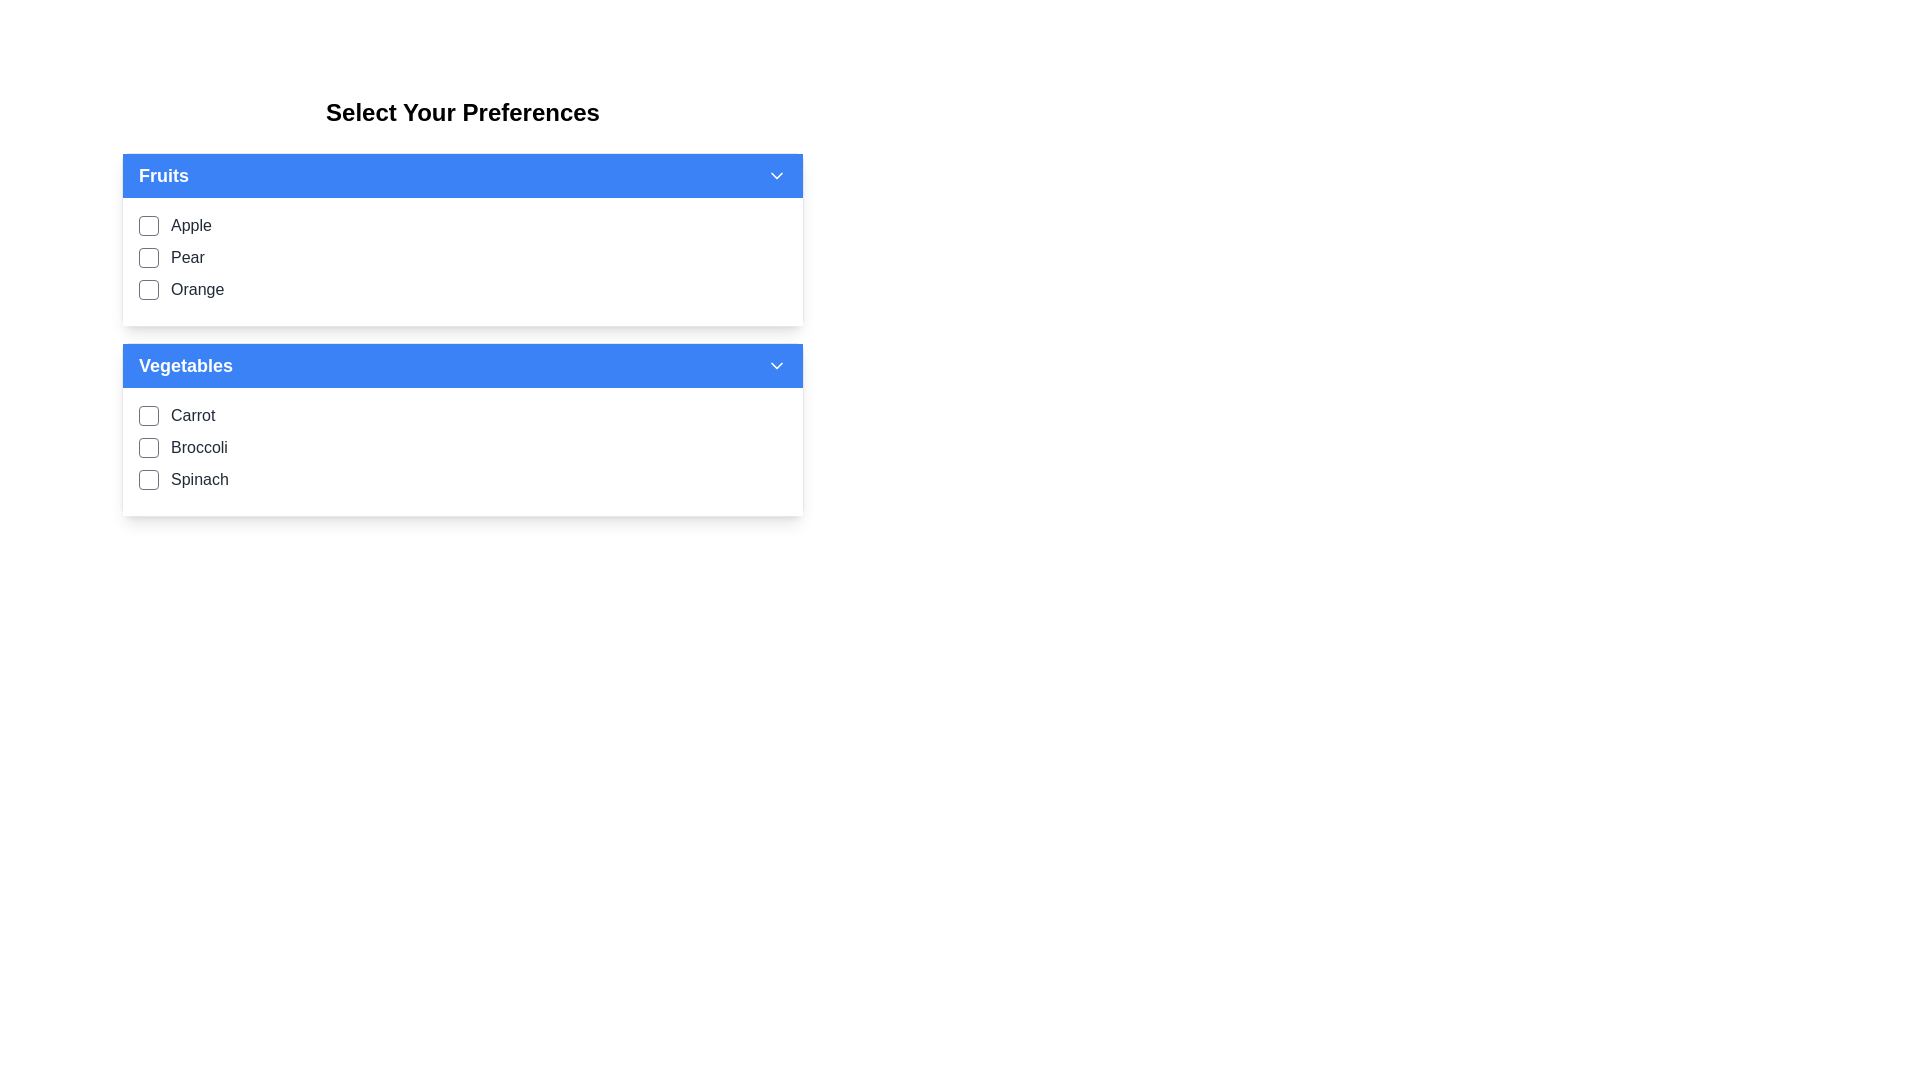 This screenshot has width=1920, height=1080. I want to click on the 'Apple' checkbox in the 'Fruits' section, so click(461, 225).